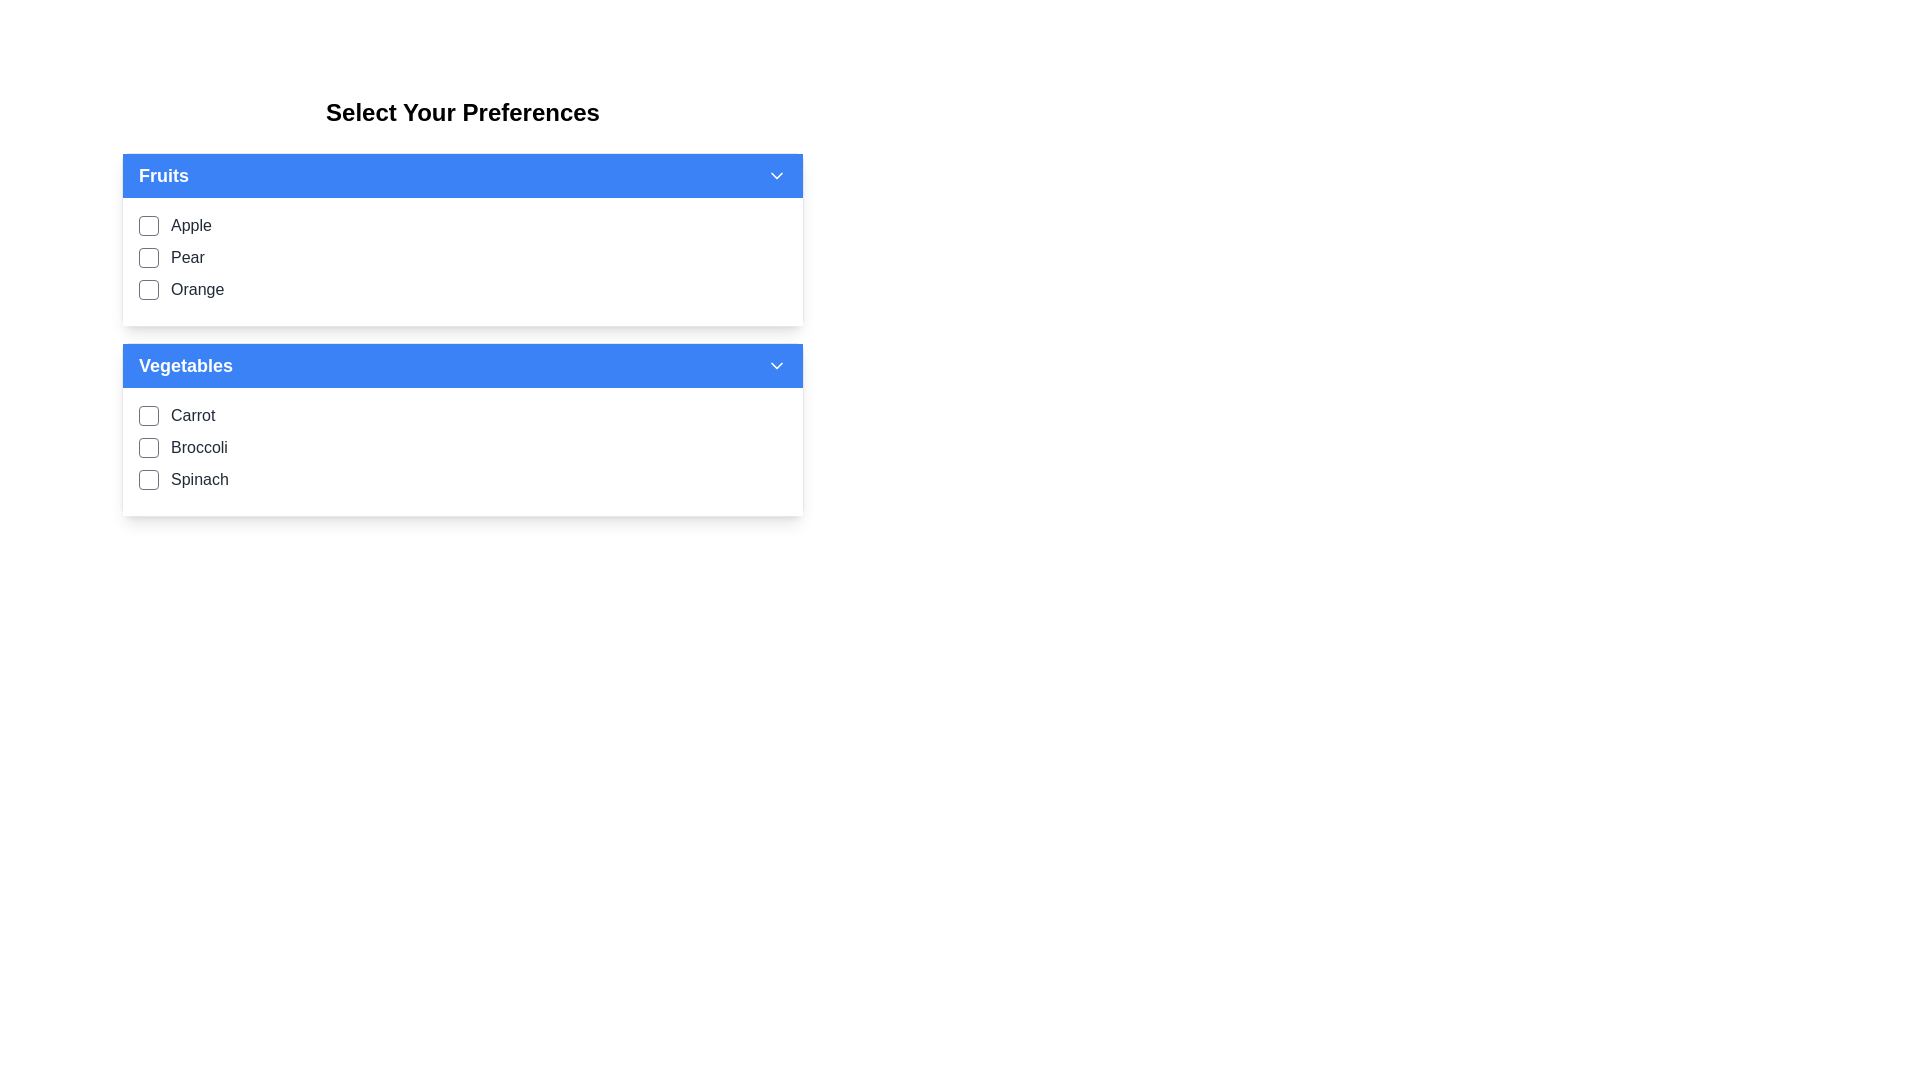 This screenshot has width=1920, height=1080. I want to click on the 'Apple' checkbox in the 'Fruits' section, so click(461, 225).